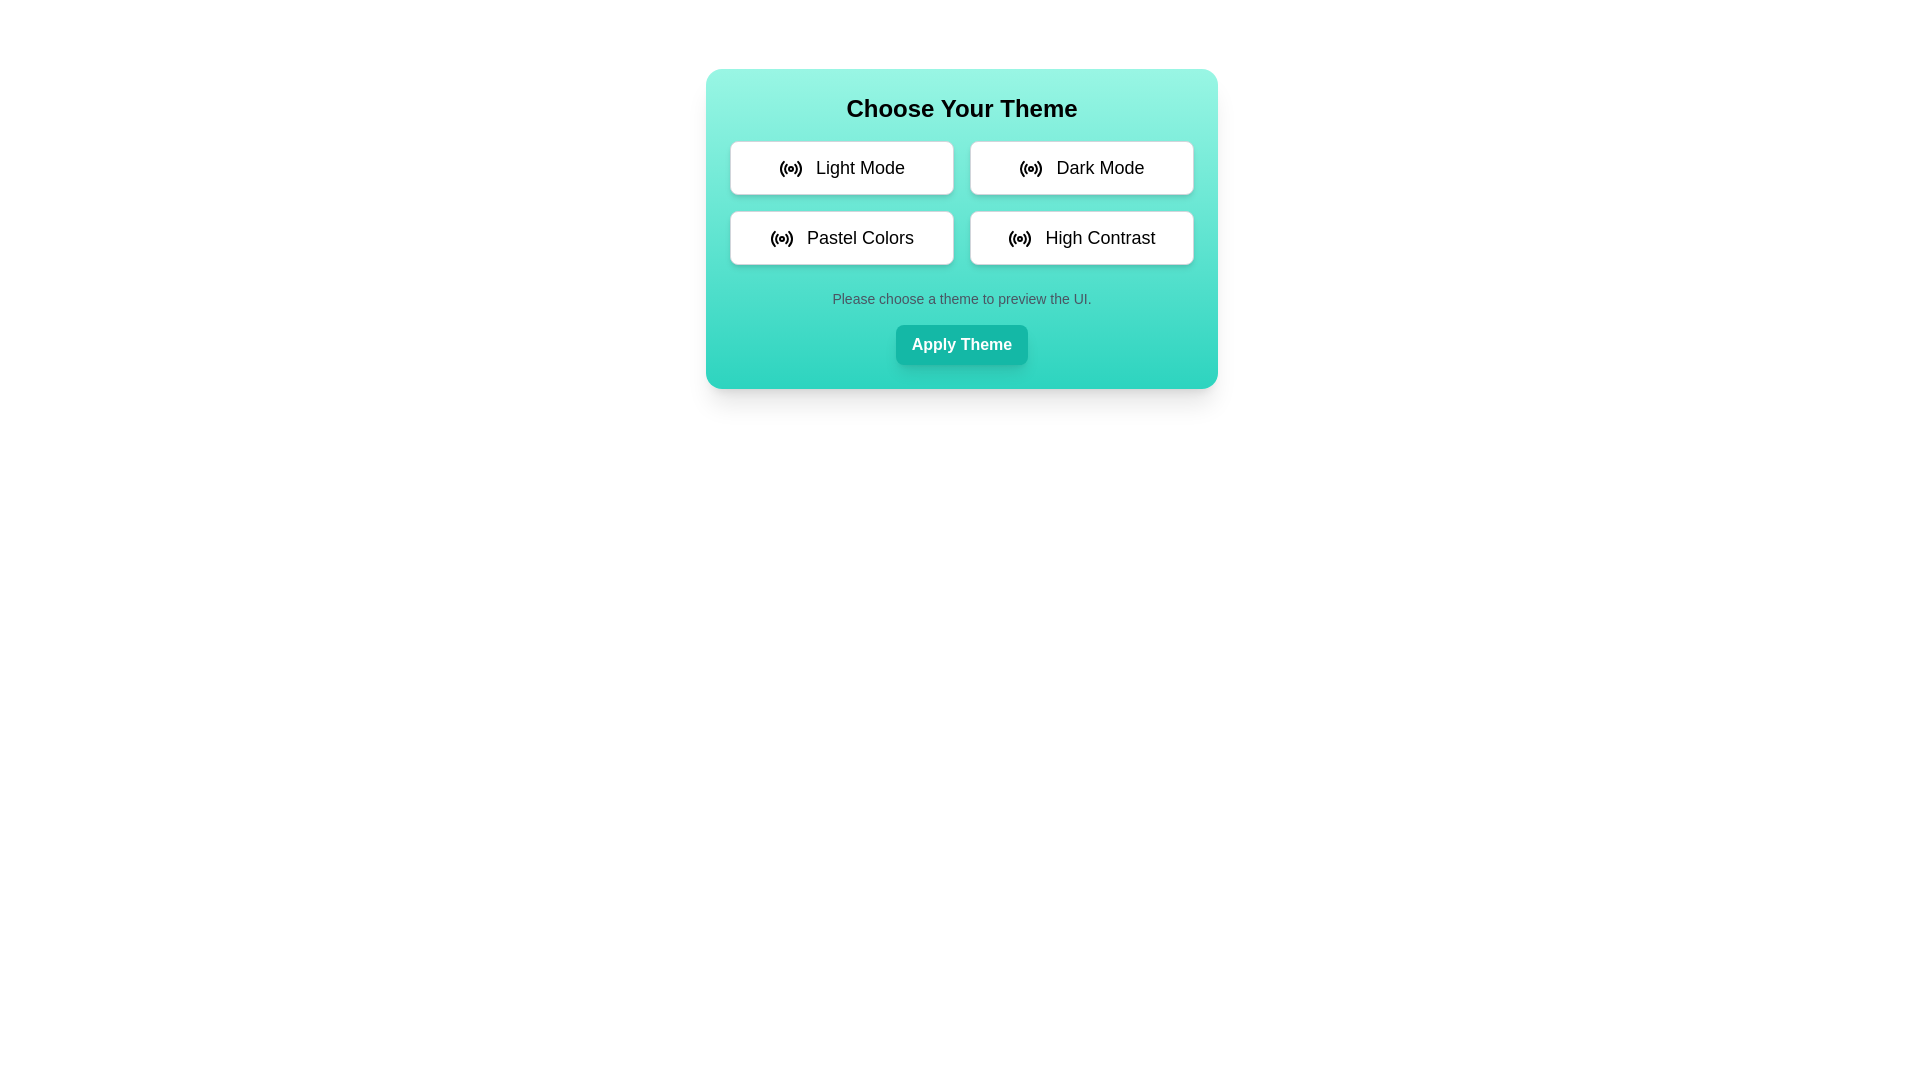 The image size is (1920, 1080). What do you see at coordinates (961, 299) in the screenshot?
I see `the instructional text element that provides guidance on theme selection options, which is centrally aligned below the theme selection options grid and above the 'Apply Theme' button` at bounding box center [961, 299].